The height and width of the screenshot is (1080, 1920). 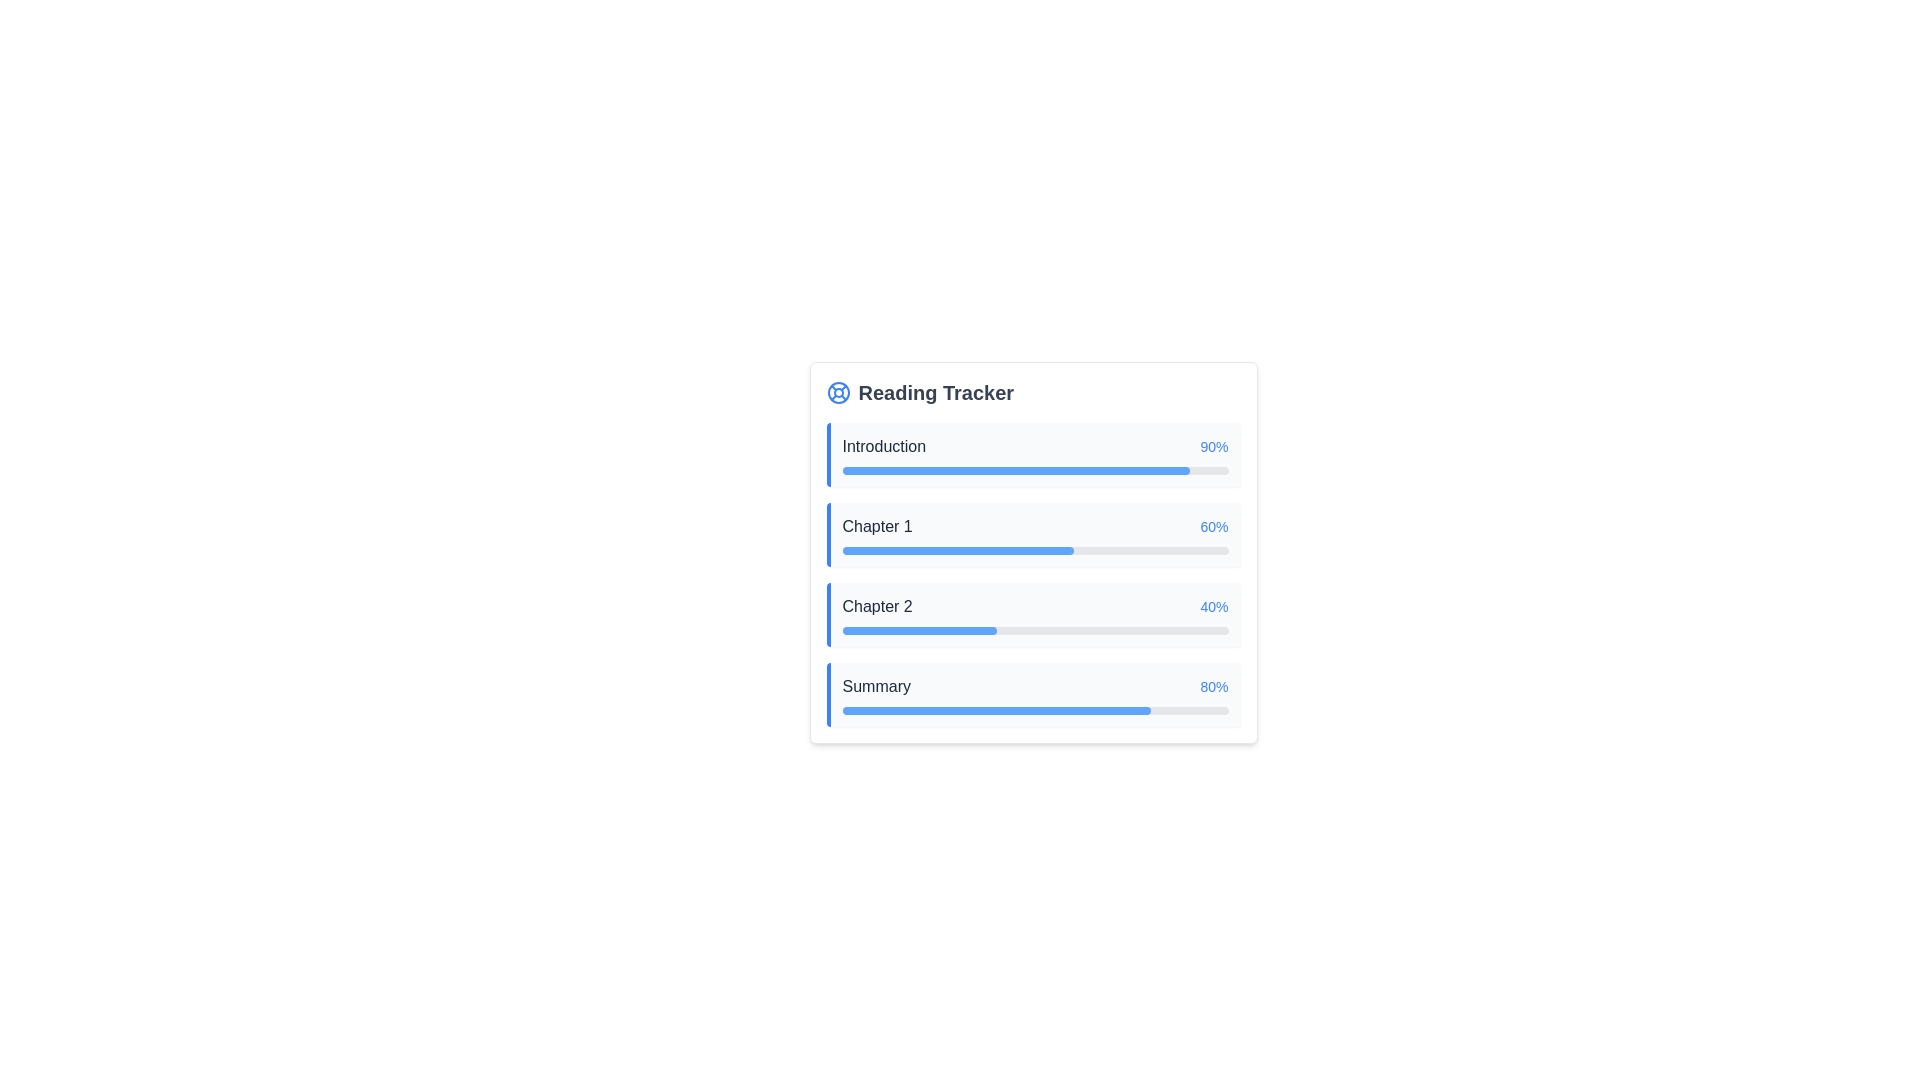 I want to click on the text label indicating a specific section or chapter in the reading tracker interface, located second from the top and positioned to the left of the progress percentage, so click(x=877, y=526).